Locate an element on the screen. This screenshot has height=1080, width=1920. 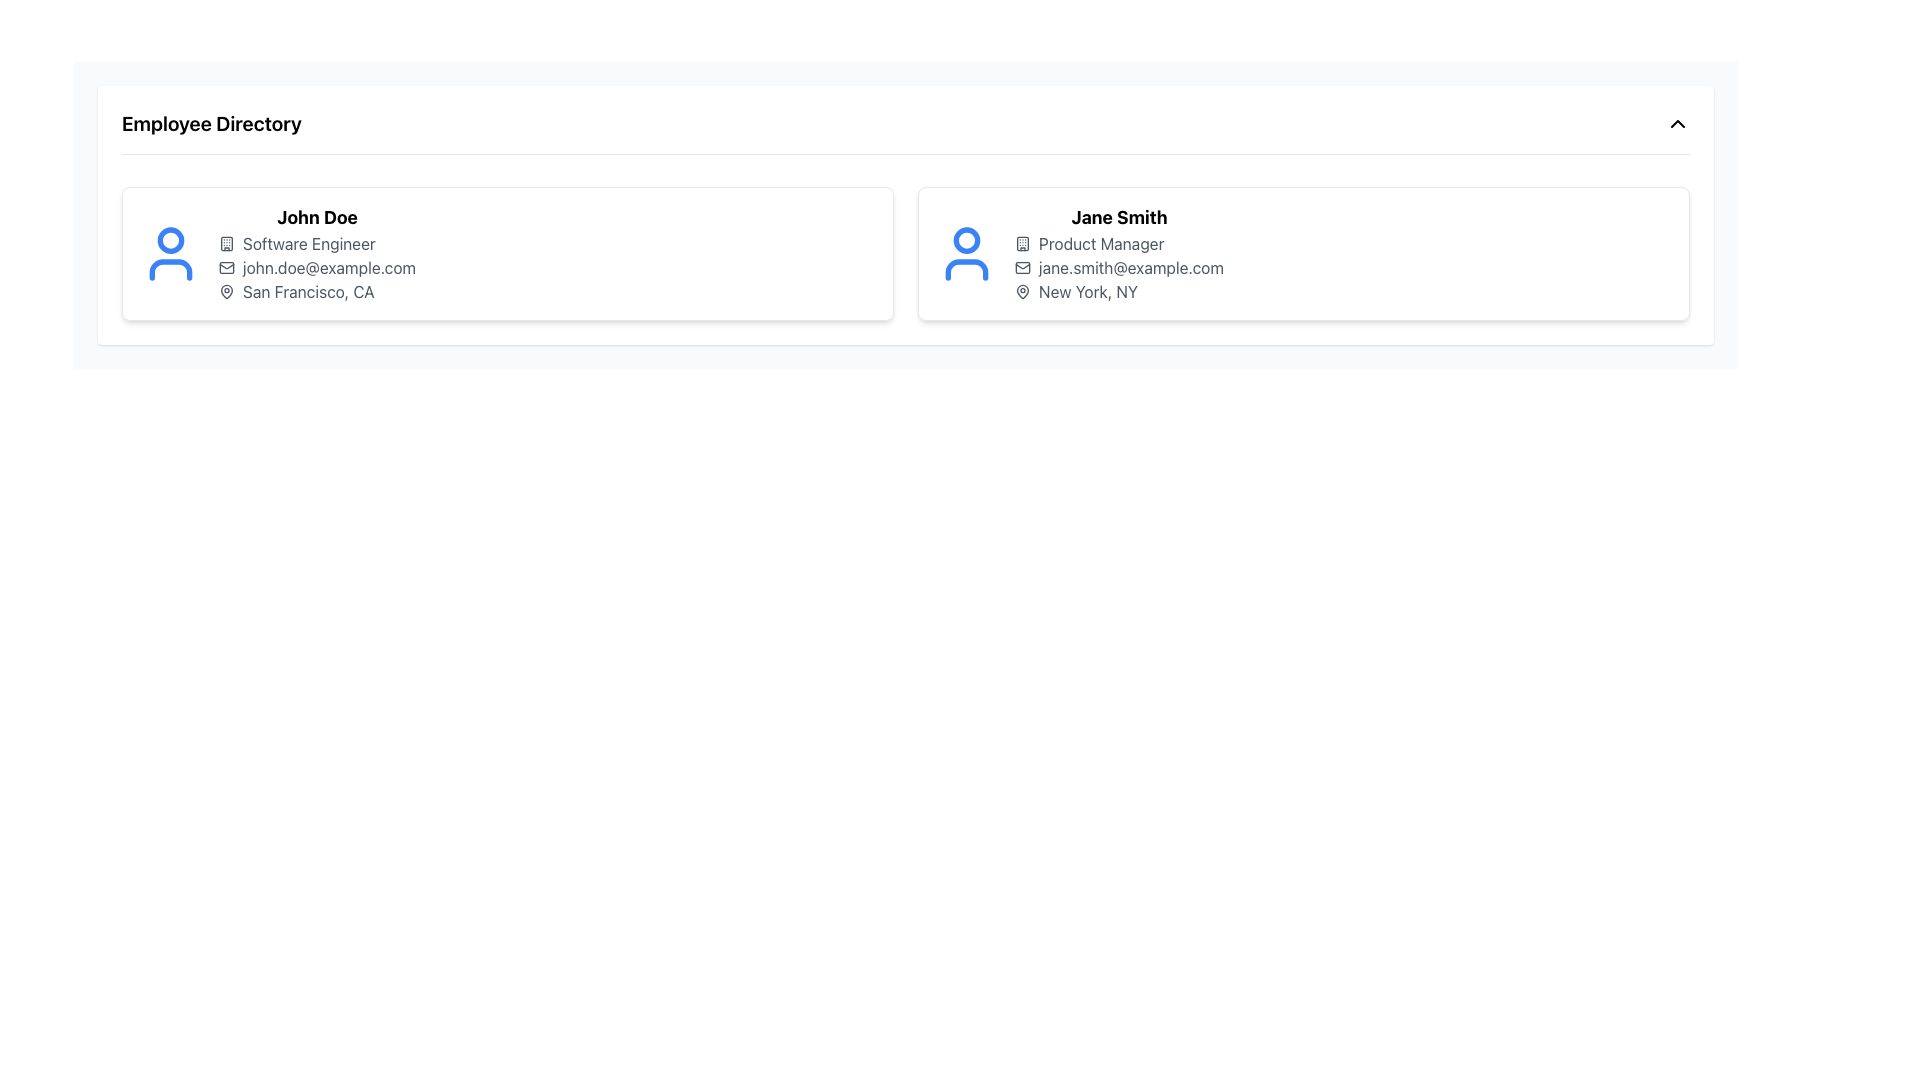
the outer shape of the SVG location pin icon associated with 'Jane Smith' is located at coordinates (1022, 290).